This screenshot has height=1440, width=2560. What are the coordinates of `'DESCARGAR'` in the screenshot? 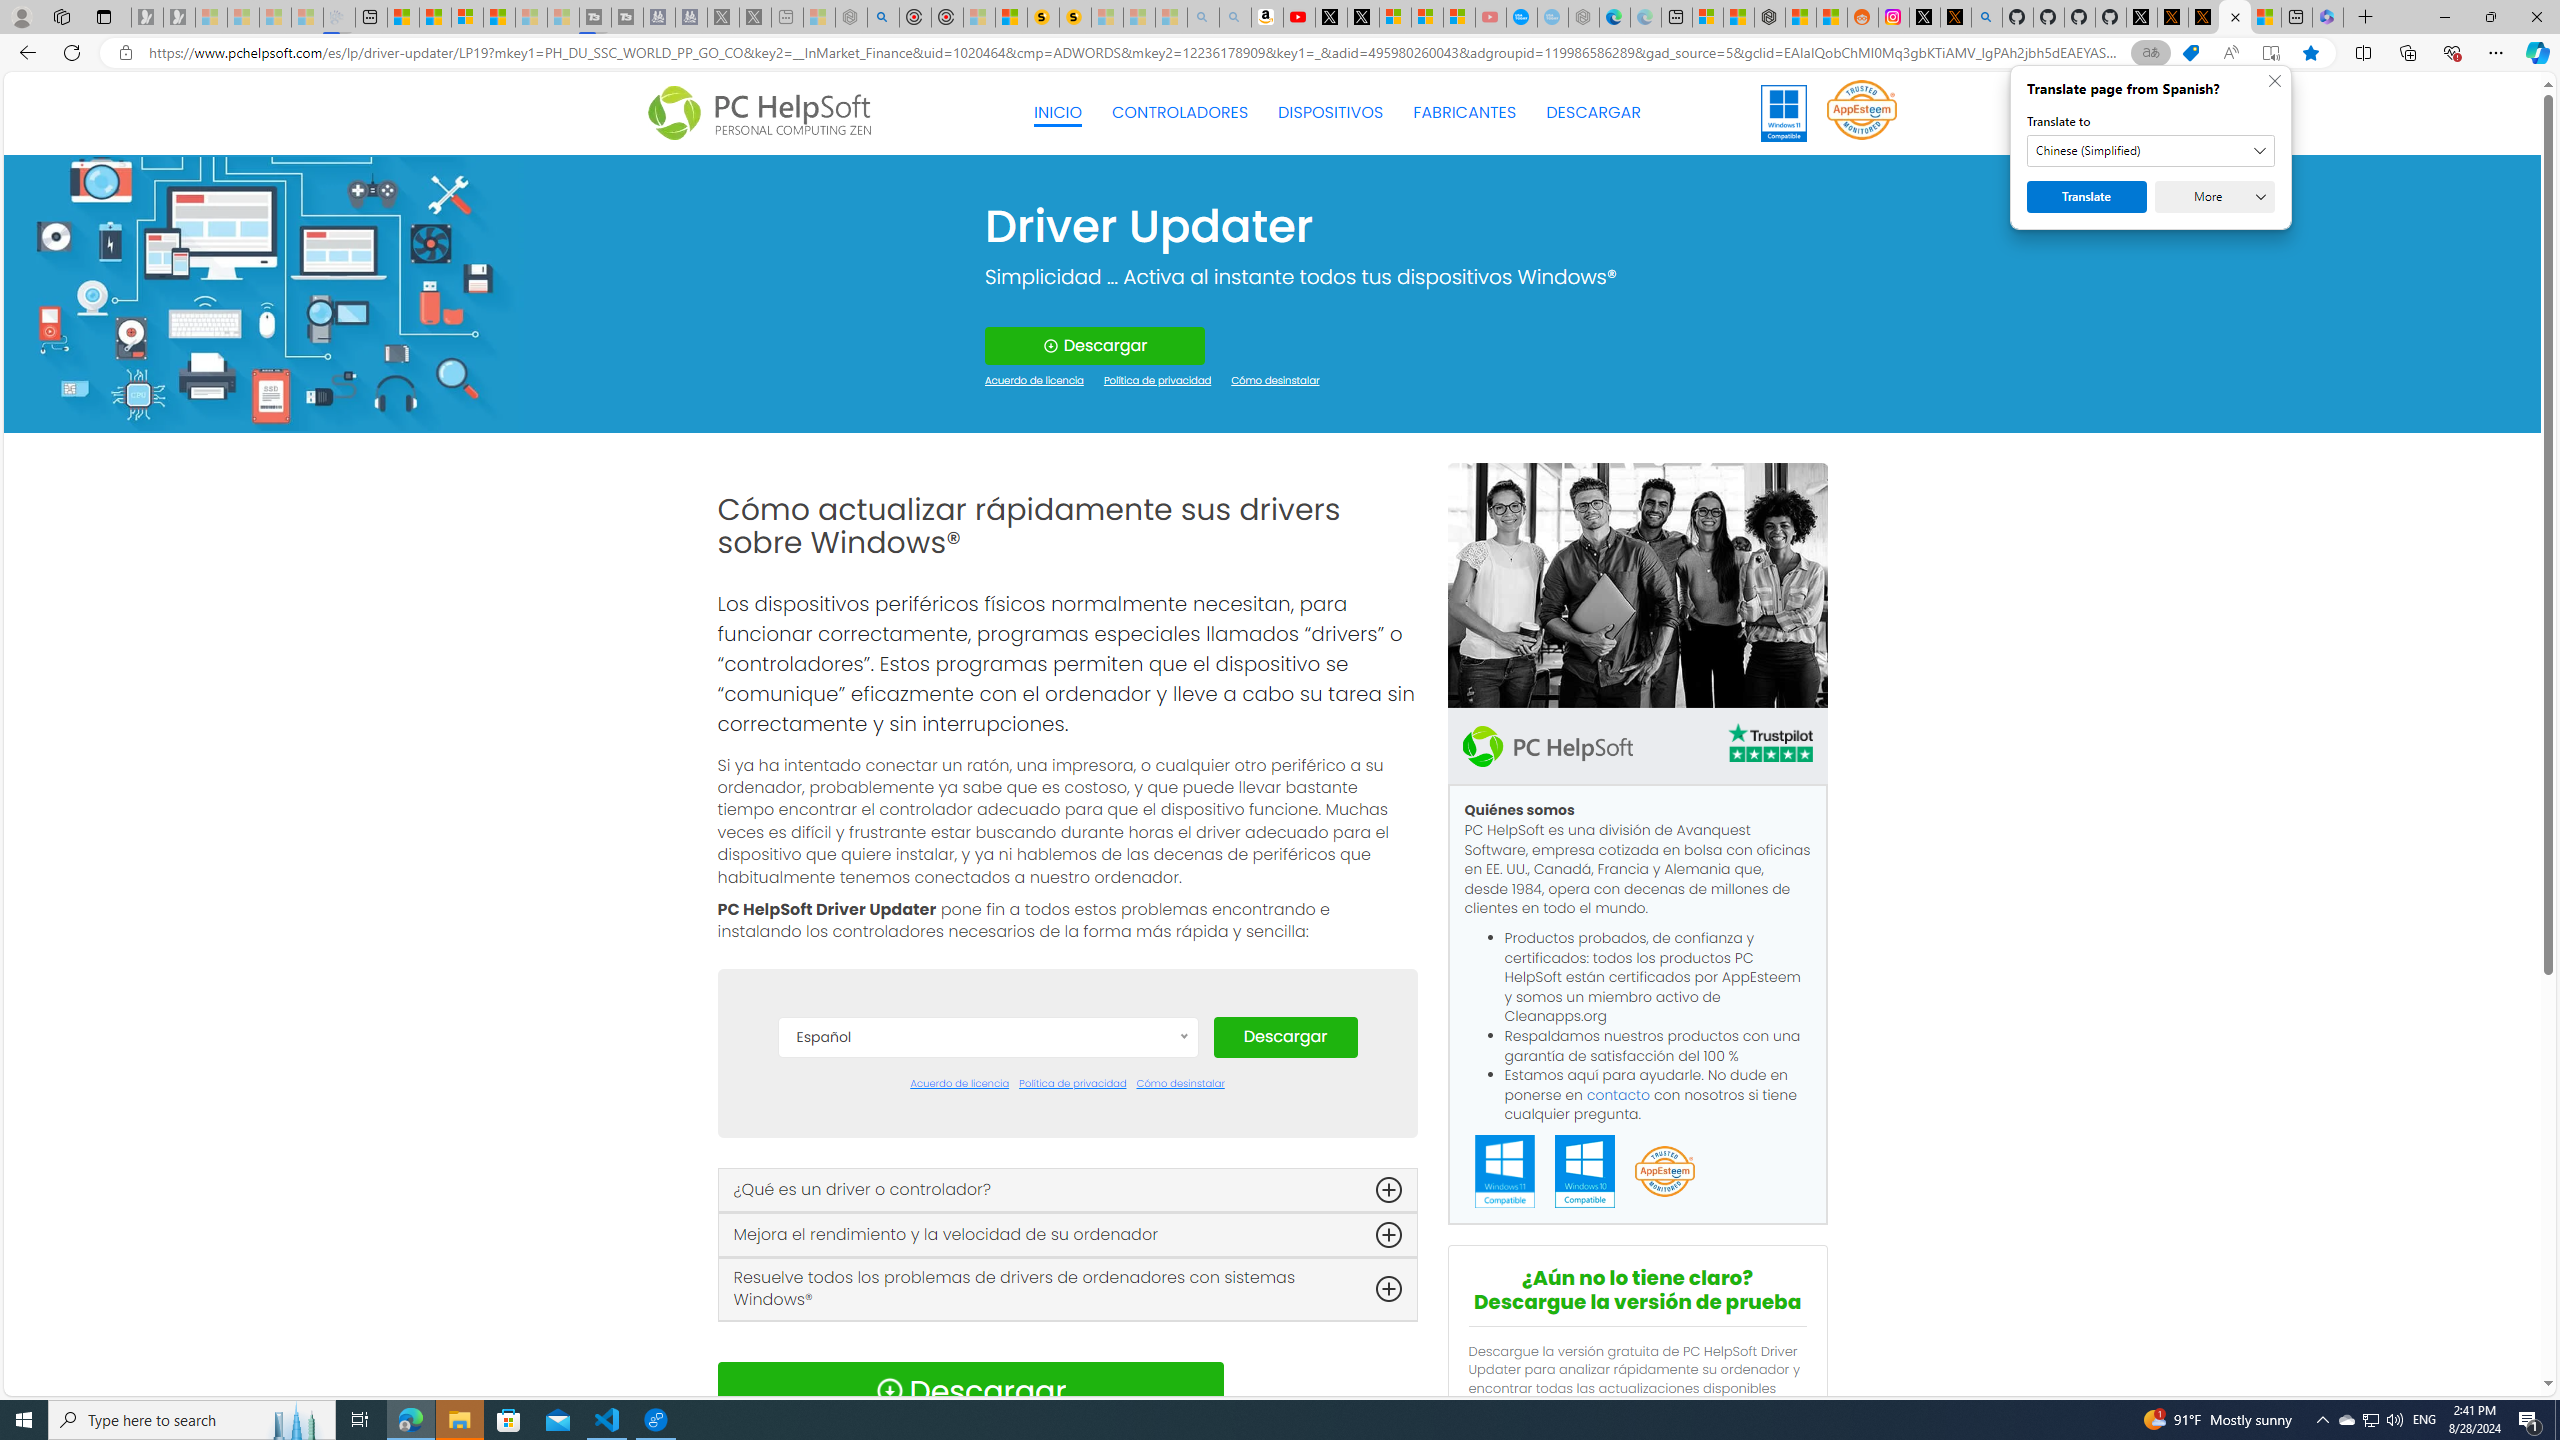 It's located at (1593, 112).